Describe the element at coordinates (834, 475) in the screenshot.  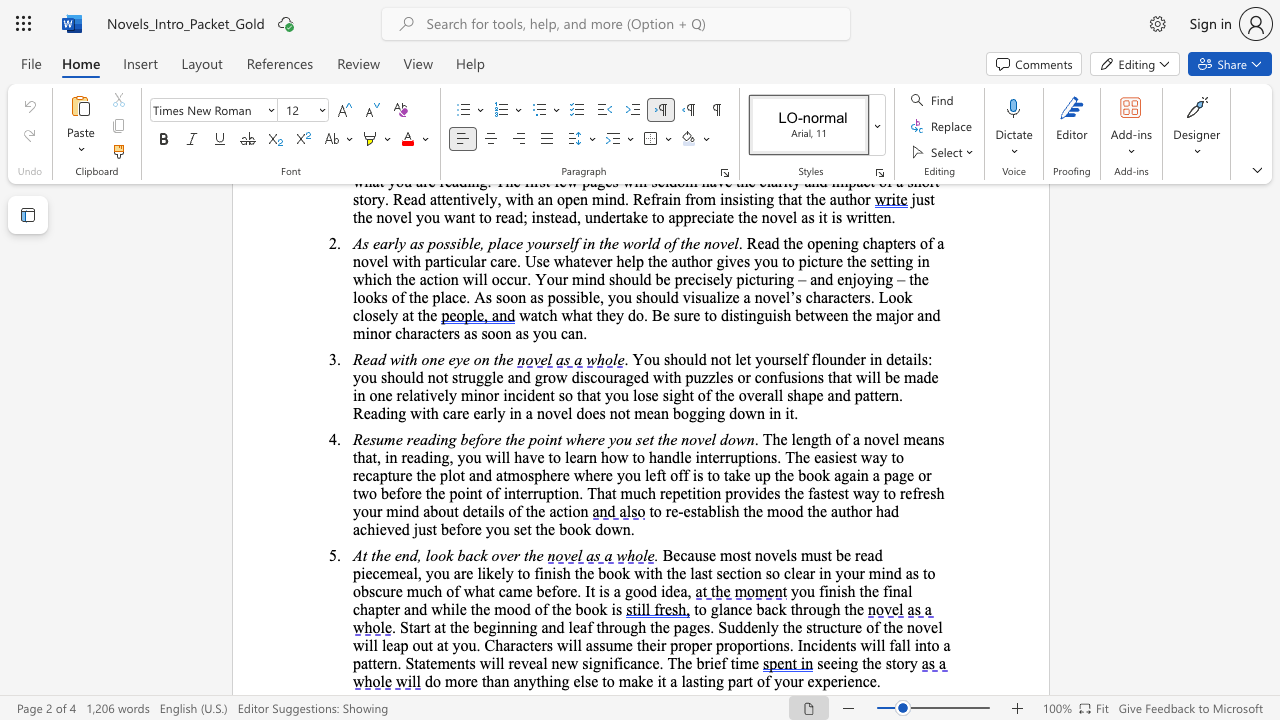
I see `the subset text "again a page or two before the point of interruption. That much re" within the text ". The length of a novel means that, in reading, you will have to learn how to handle interruptions. The easiest way to recapture the plot and atmosphere where you left off is to take up the book again a page or two before the point of interruption. That much repetition"` at that location.